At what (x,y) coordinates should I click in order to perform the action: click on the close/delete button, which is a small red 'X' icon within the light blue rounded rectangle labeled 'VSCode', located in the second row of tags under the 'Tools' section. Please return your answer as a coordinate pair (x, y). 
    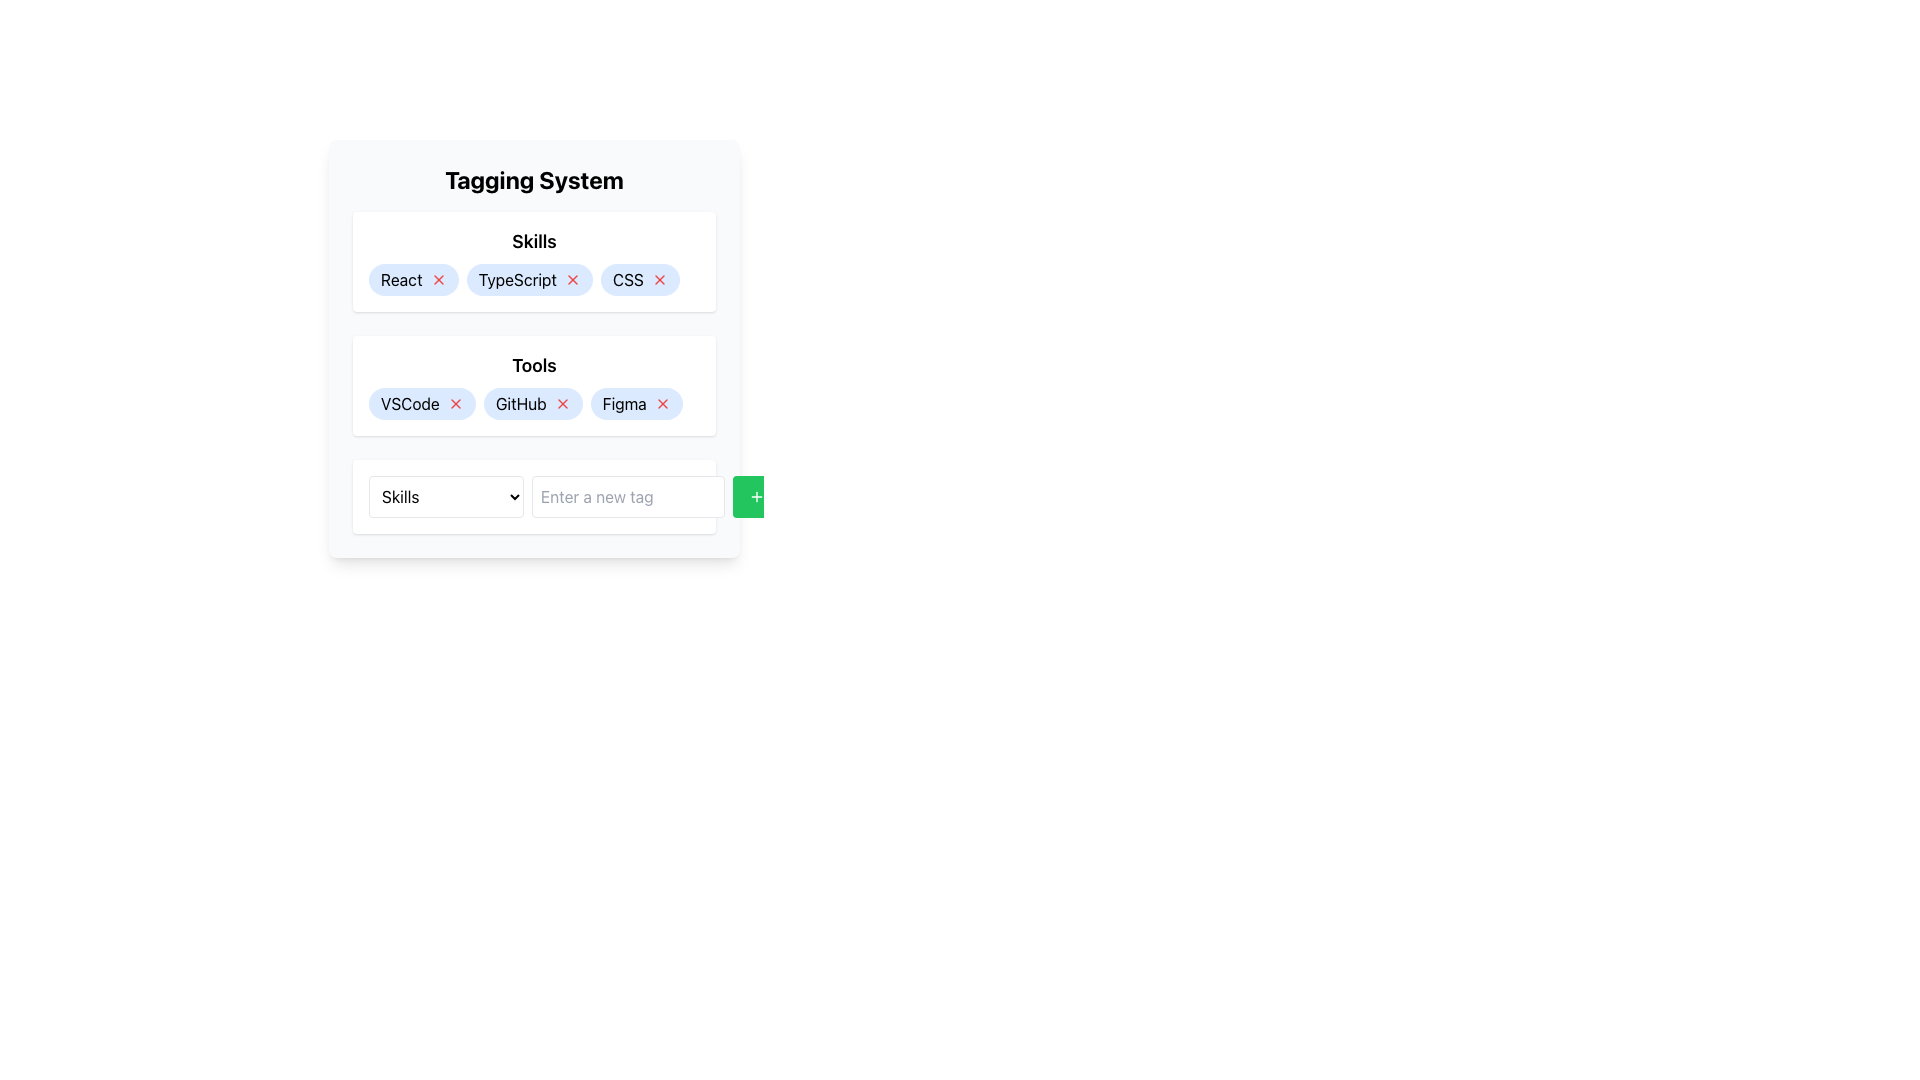
    Looking at the image, I should click on (454, 404).